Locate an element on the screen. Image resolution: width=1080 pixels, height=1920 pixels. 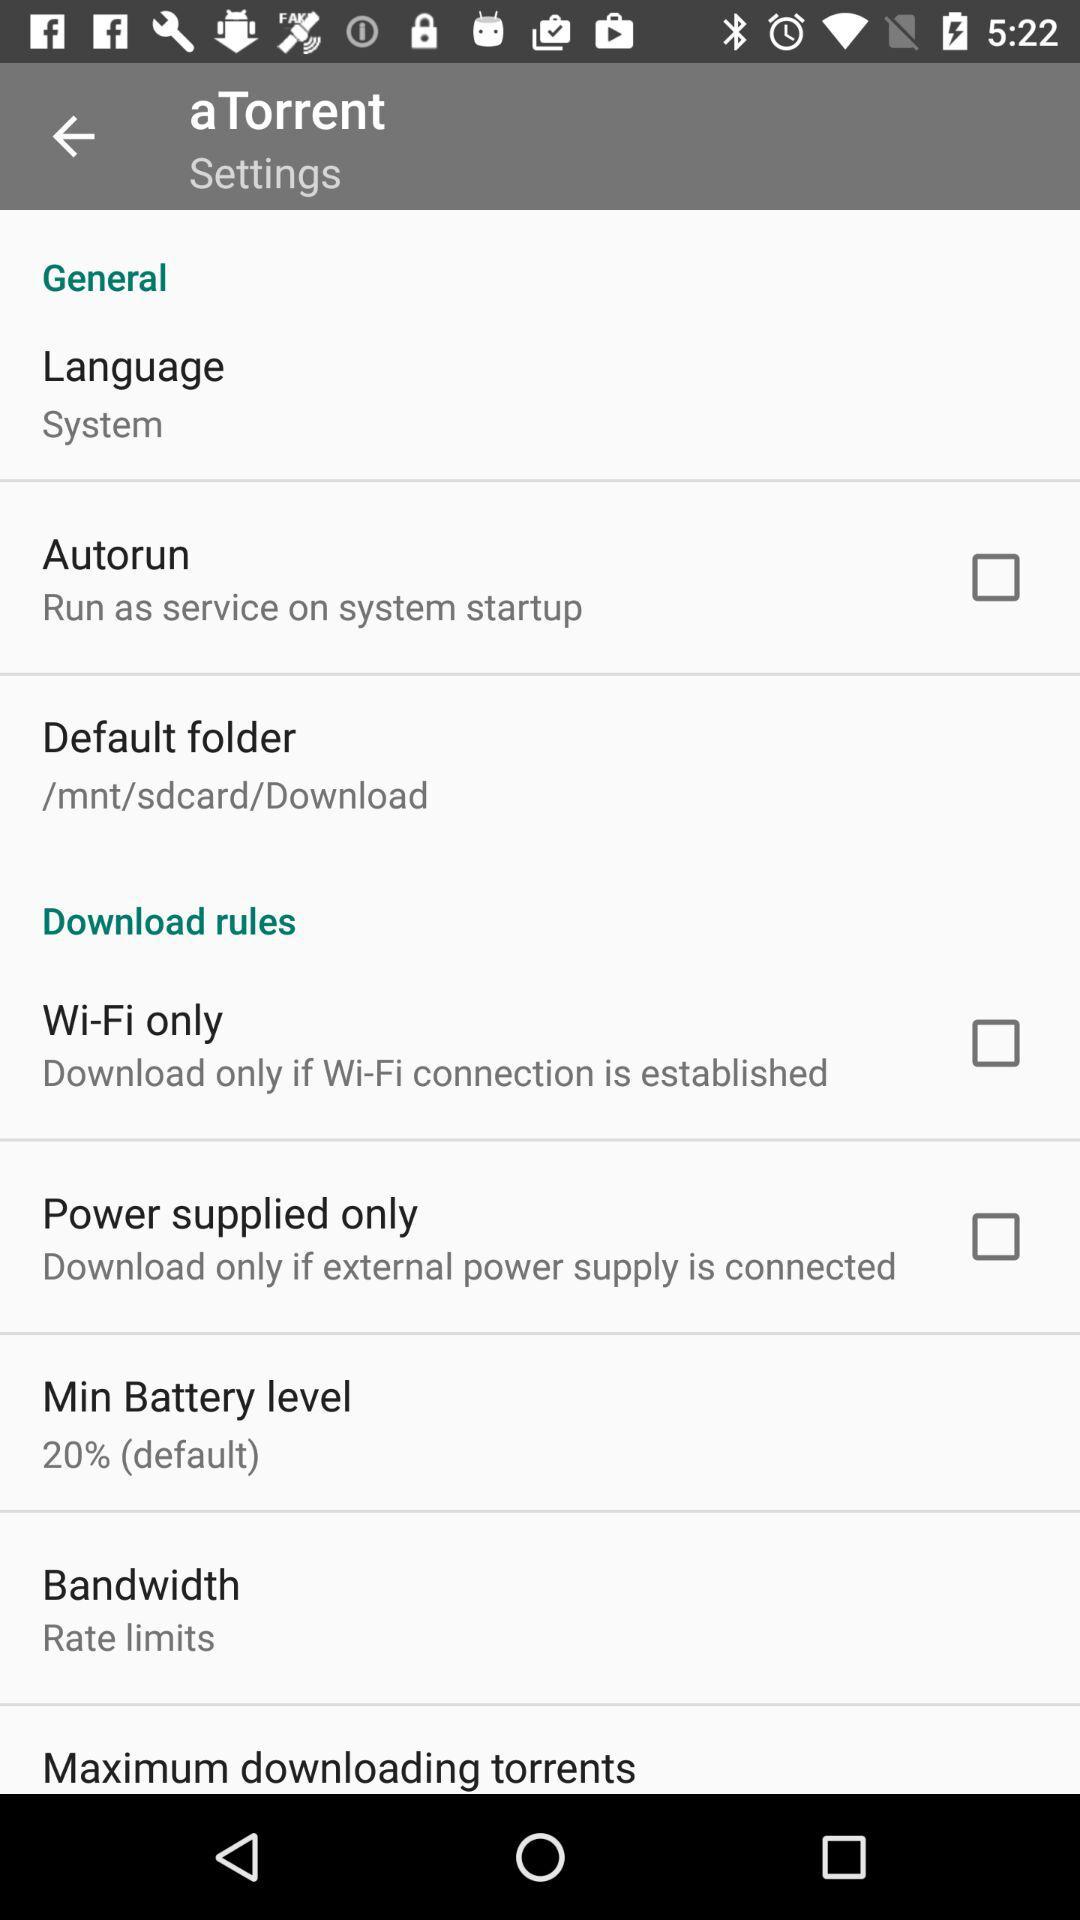
item above the general item is located at coordinates (72, 135).